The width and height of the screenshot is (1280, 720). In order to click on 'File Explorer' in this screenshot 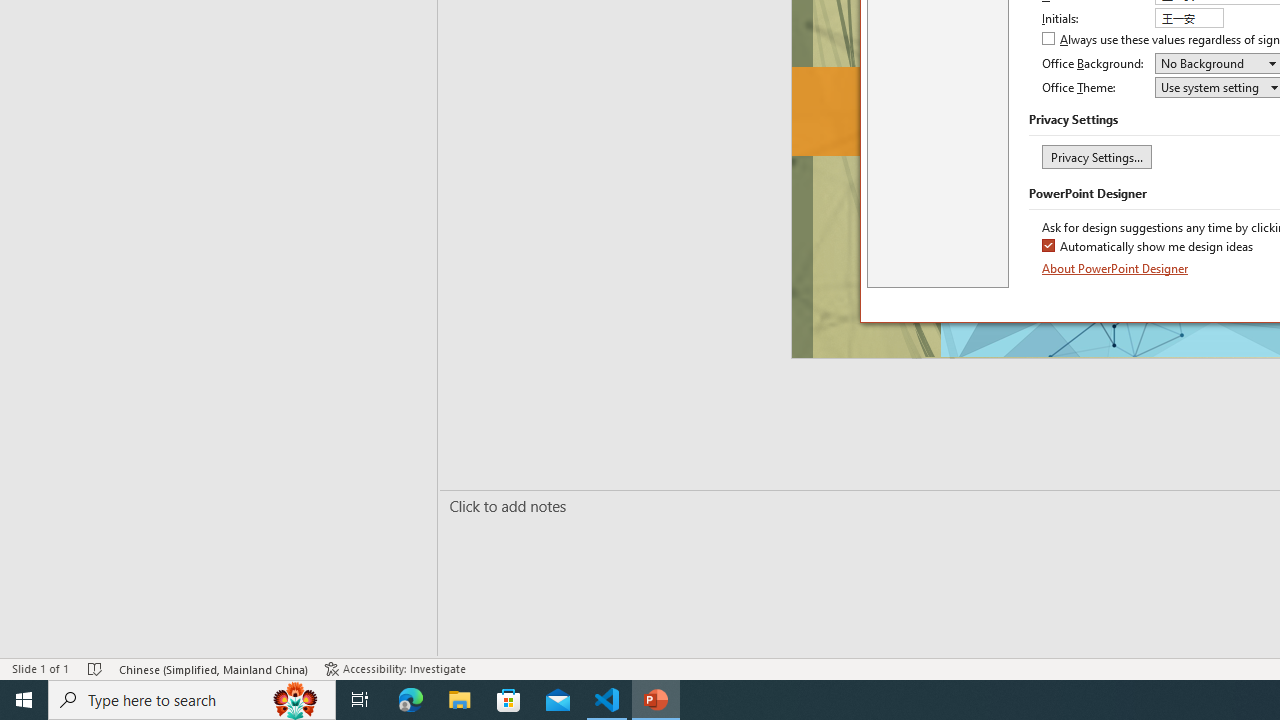, I will do `click(459, 698)`.